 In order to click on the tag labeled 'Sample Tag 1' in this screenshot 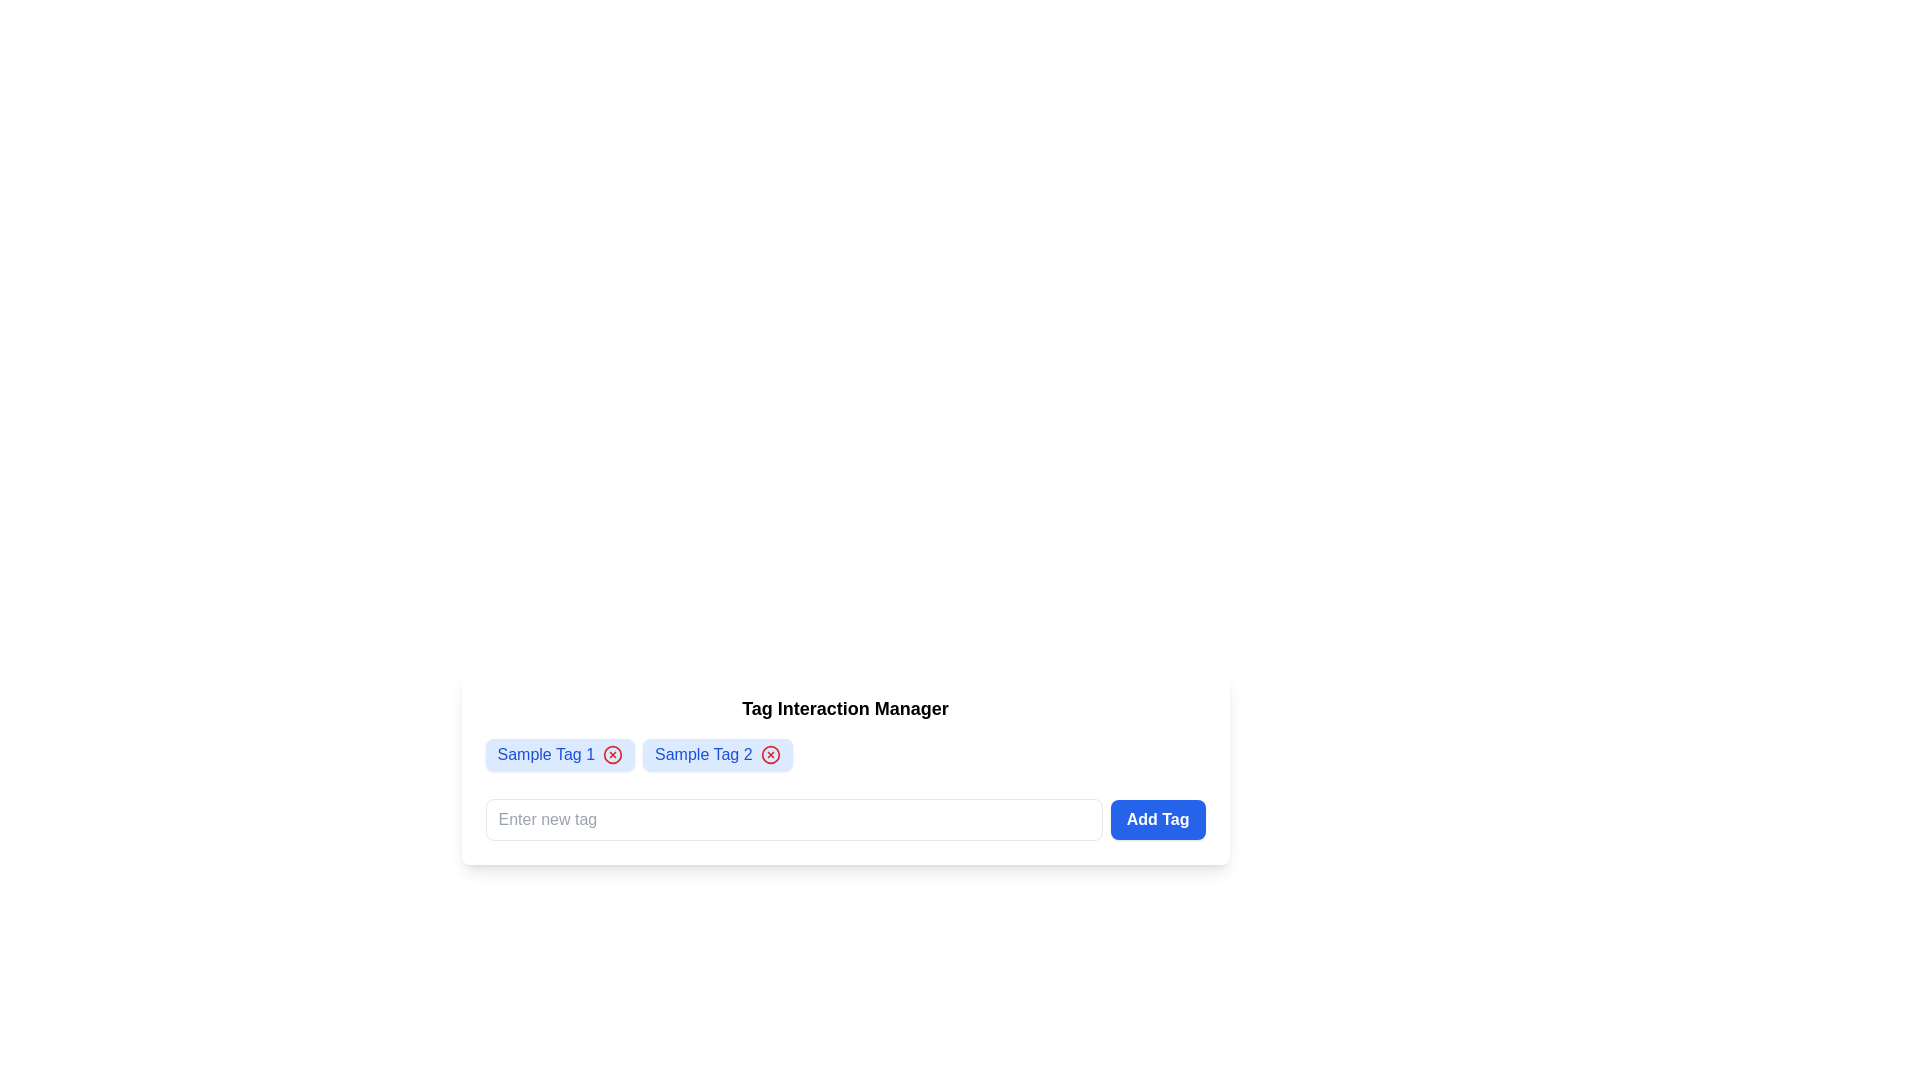, I will do `click(560, 755)`.